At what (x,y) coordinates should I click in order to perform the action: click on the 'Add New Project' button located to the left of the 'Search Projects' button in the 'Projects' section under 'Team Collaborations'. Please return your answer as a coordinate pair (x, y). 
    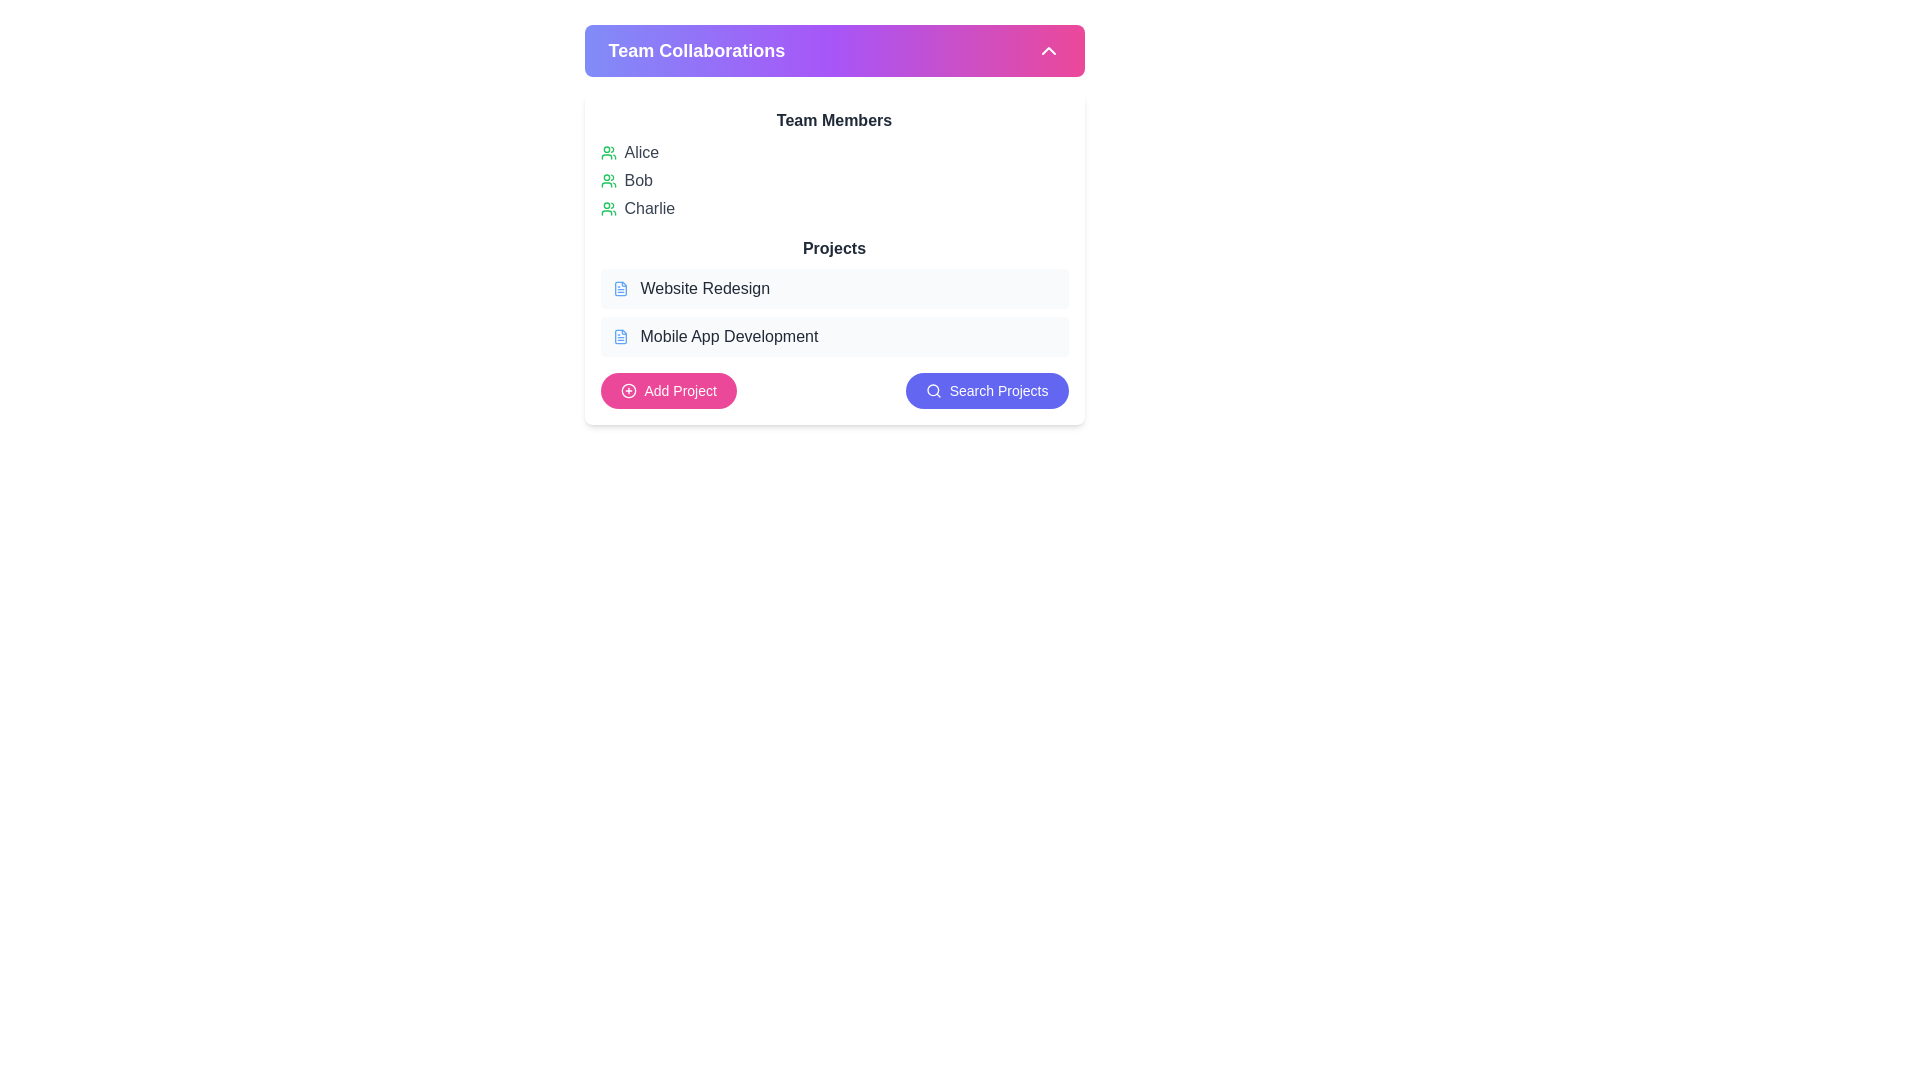
    Looking at the image, I should click on (668, 390).